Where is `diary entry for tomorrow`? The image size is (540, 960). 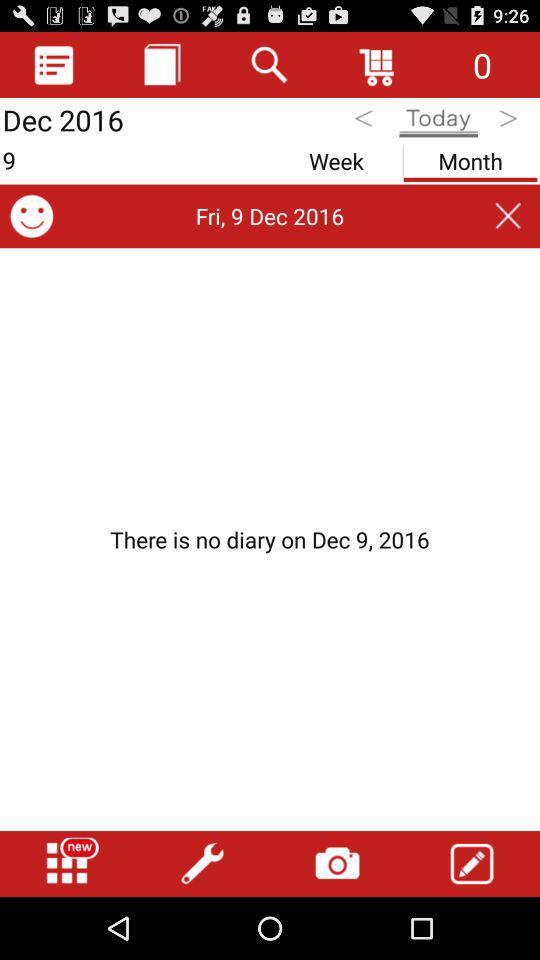
diary entry for tomorrow is located at coordinates (510, 121).